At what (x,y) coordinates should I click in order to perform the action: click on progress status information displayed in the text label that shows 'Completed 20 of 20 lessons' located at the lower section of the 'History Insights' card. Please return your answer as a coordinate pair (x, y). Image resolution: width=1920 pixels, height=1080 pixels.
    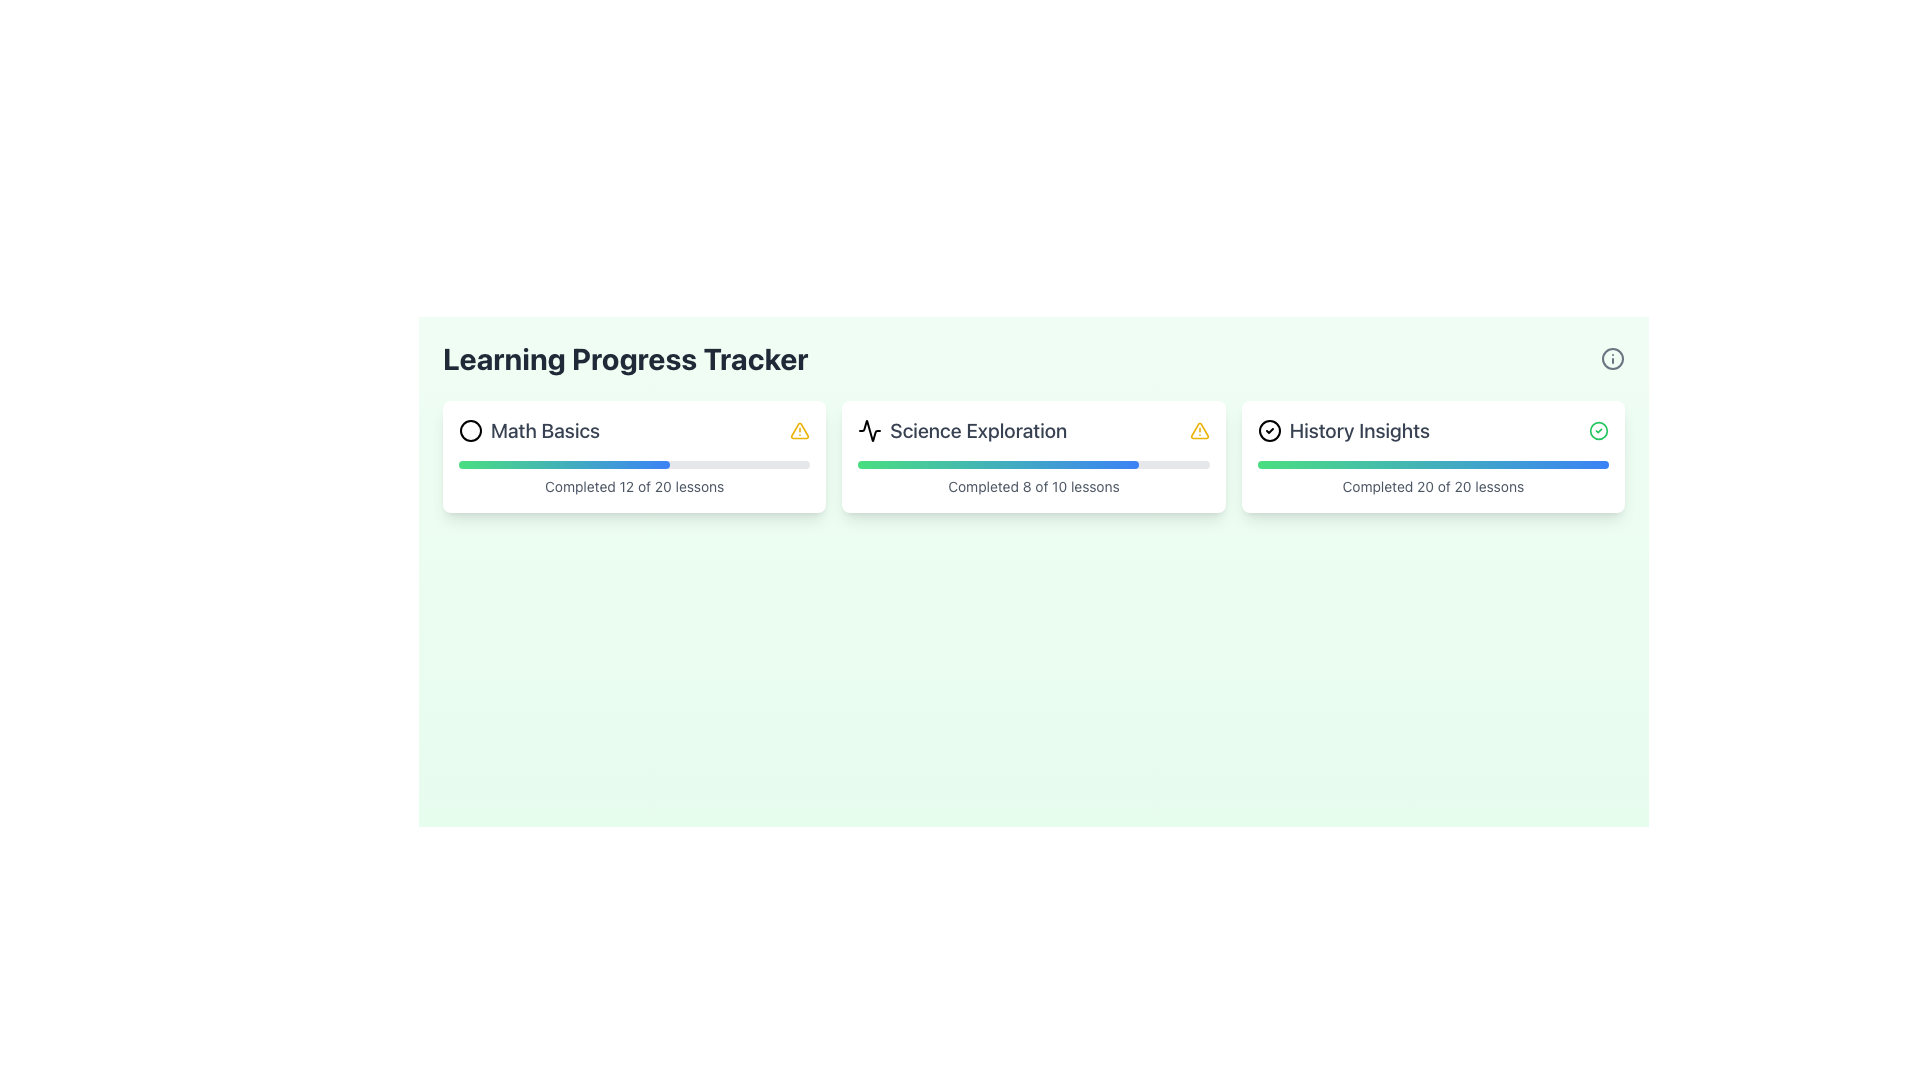
    Looking at the image, I should click on (1432, 486).